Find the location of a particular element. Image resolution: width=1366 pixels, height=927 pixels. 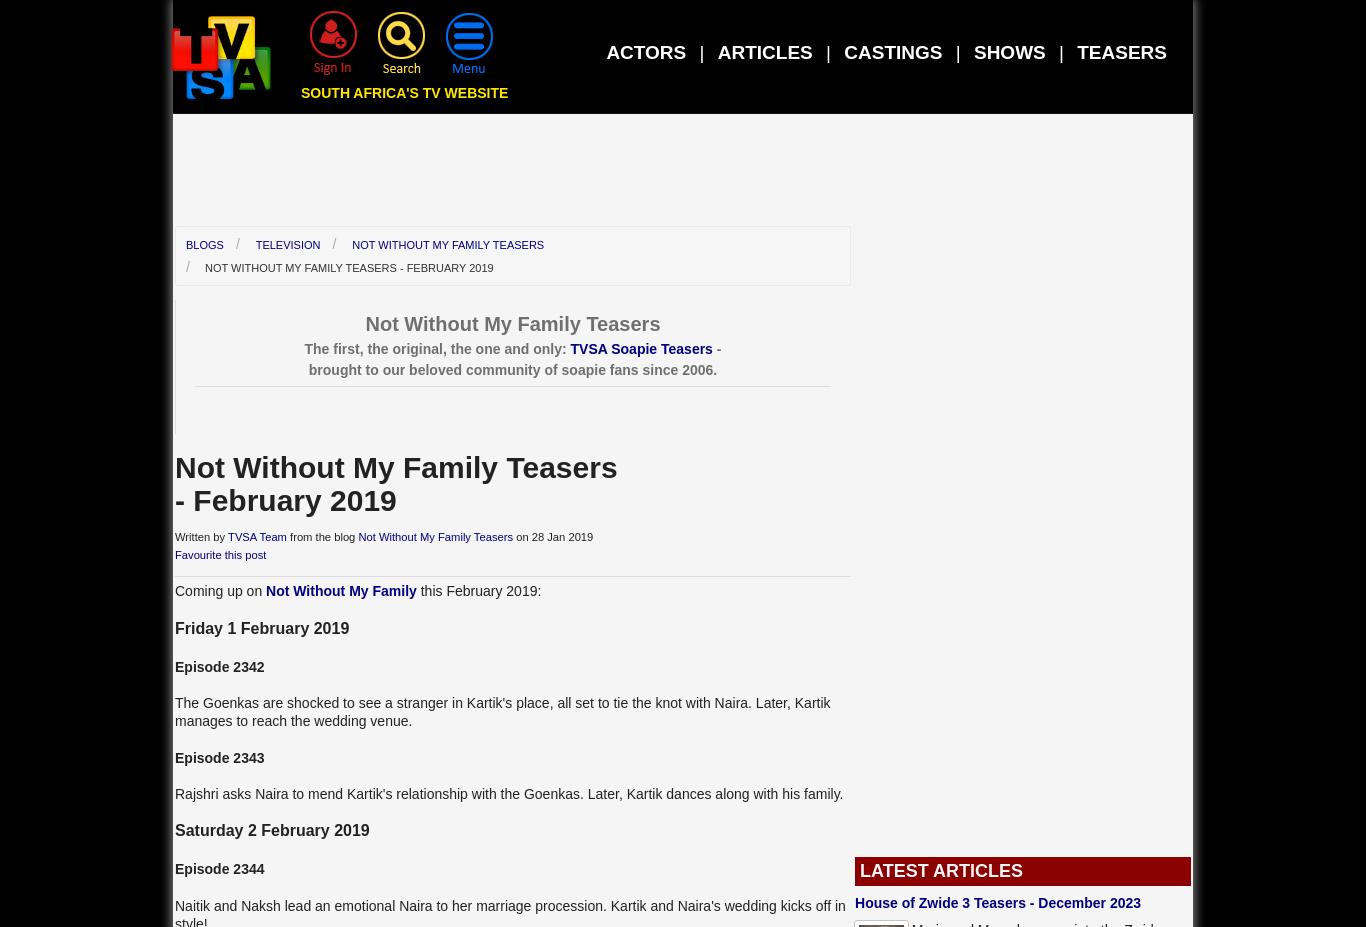

'Television' is located at coordinates (287, 245).